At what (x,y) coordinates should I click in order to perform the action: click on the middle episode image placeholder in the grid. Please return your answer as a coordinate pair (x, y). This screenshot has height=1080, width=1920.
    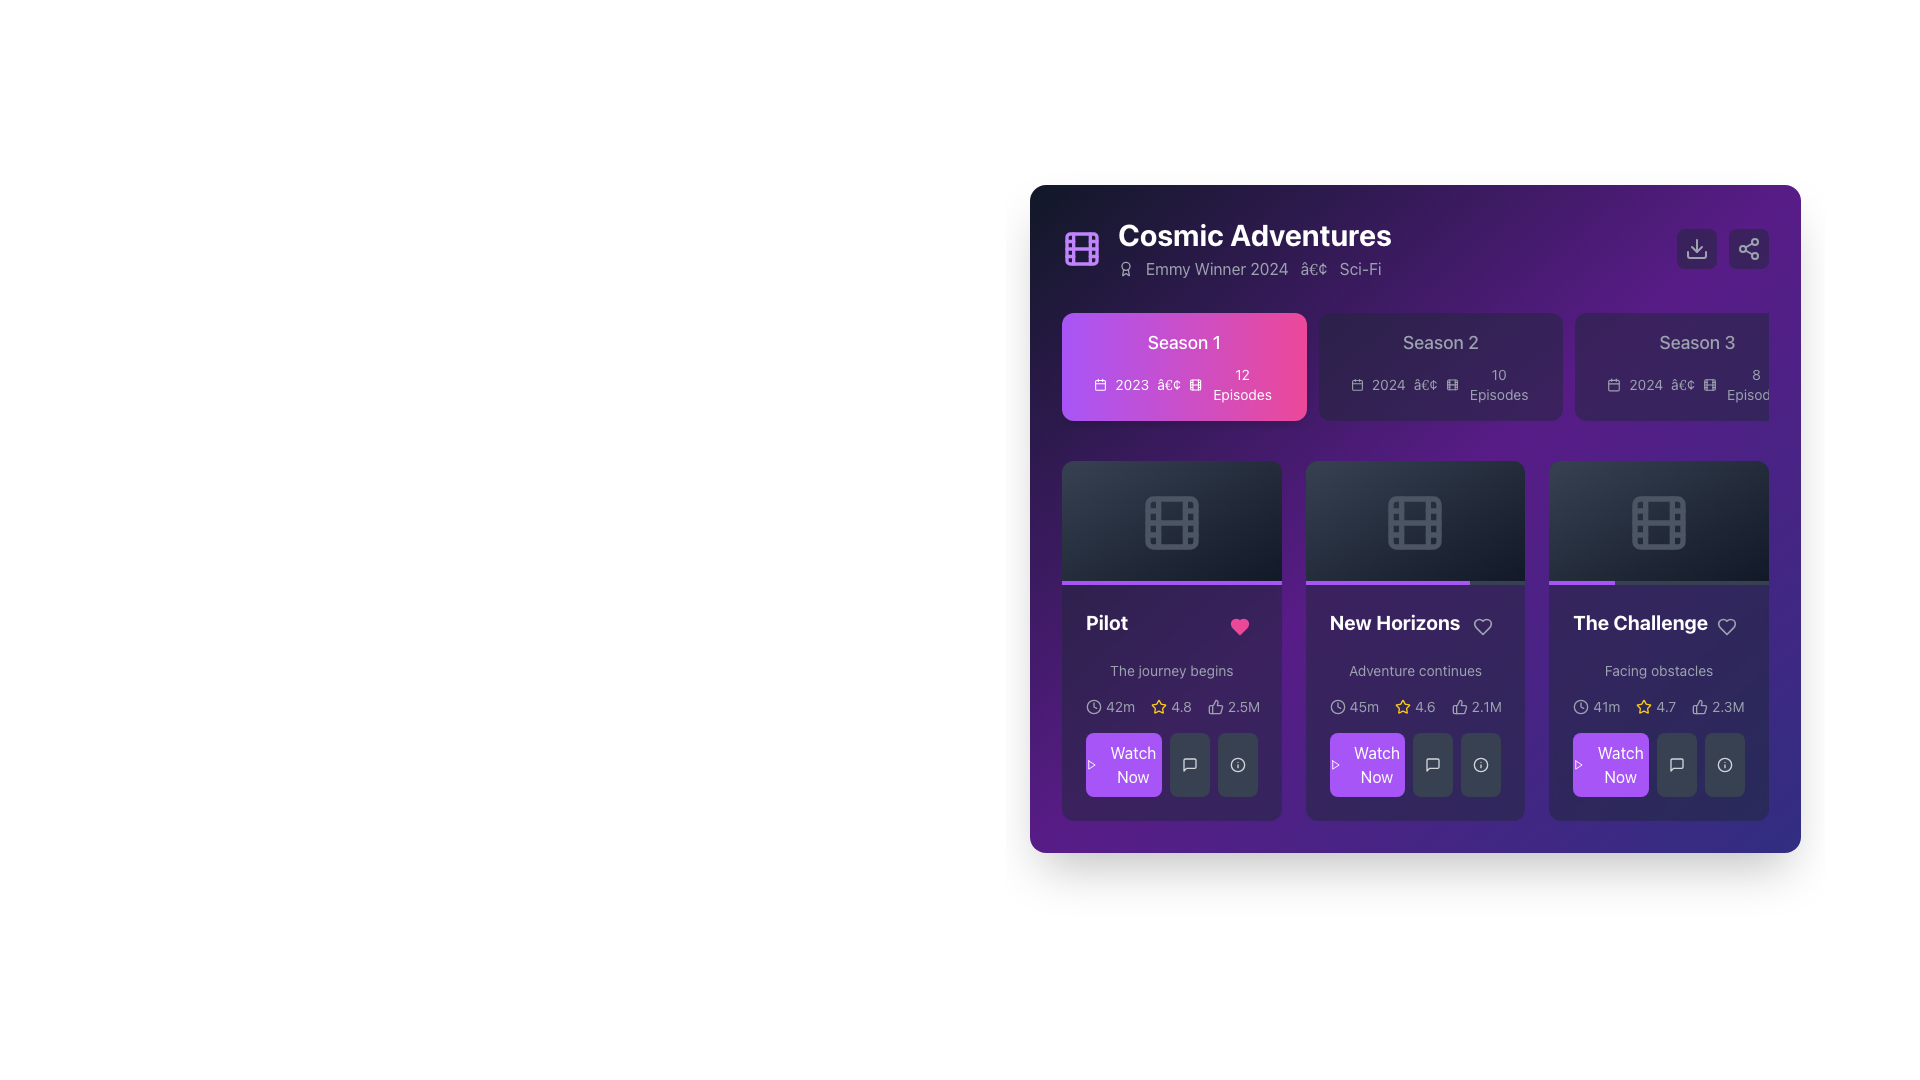
    Looking at the image, I should click on (1414, 521).